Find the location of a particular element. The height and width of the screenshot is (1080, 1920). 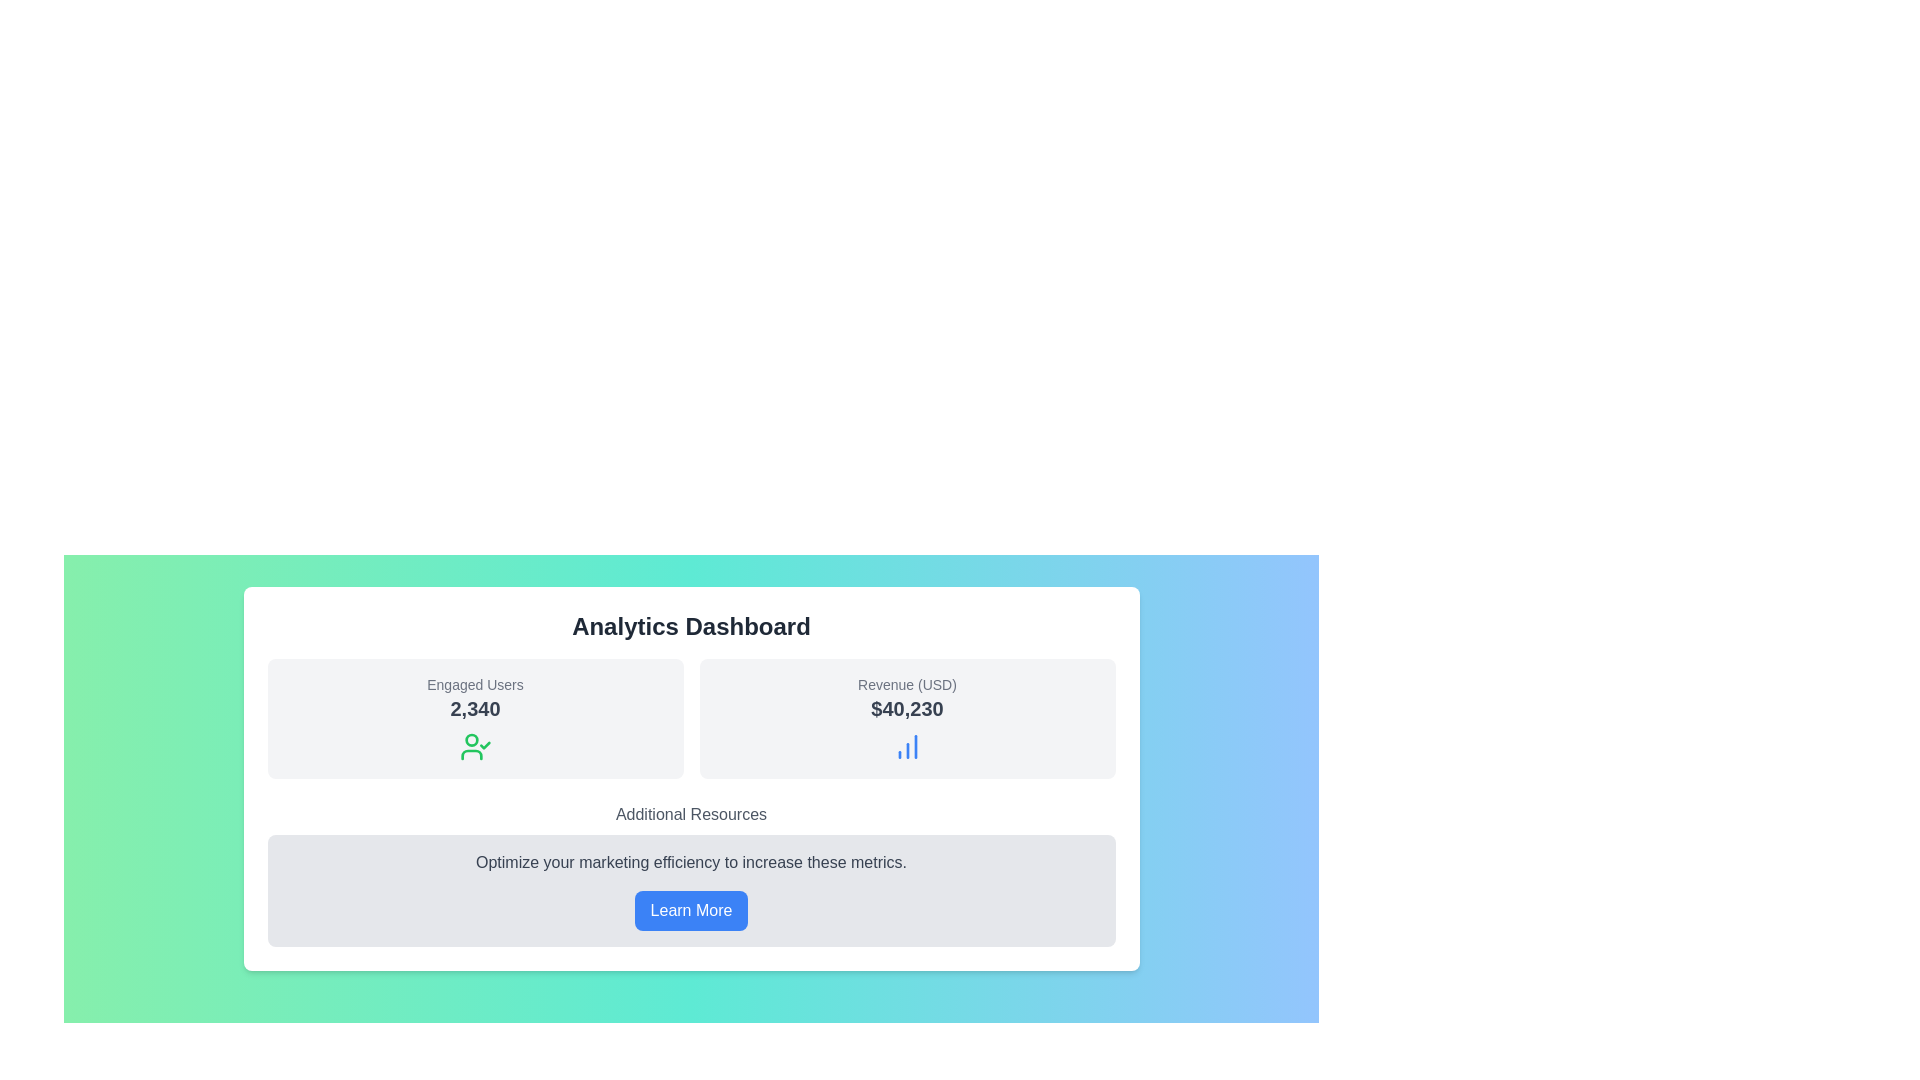

the context associated with the revenue growth icon located in the 'Revenue (USD)' section of the dashboard, positioned below the '$40,230' text is located at coordinates (906, 747).